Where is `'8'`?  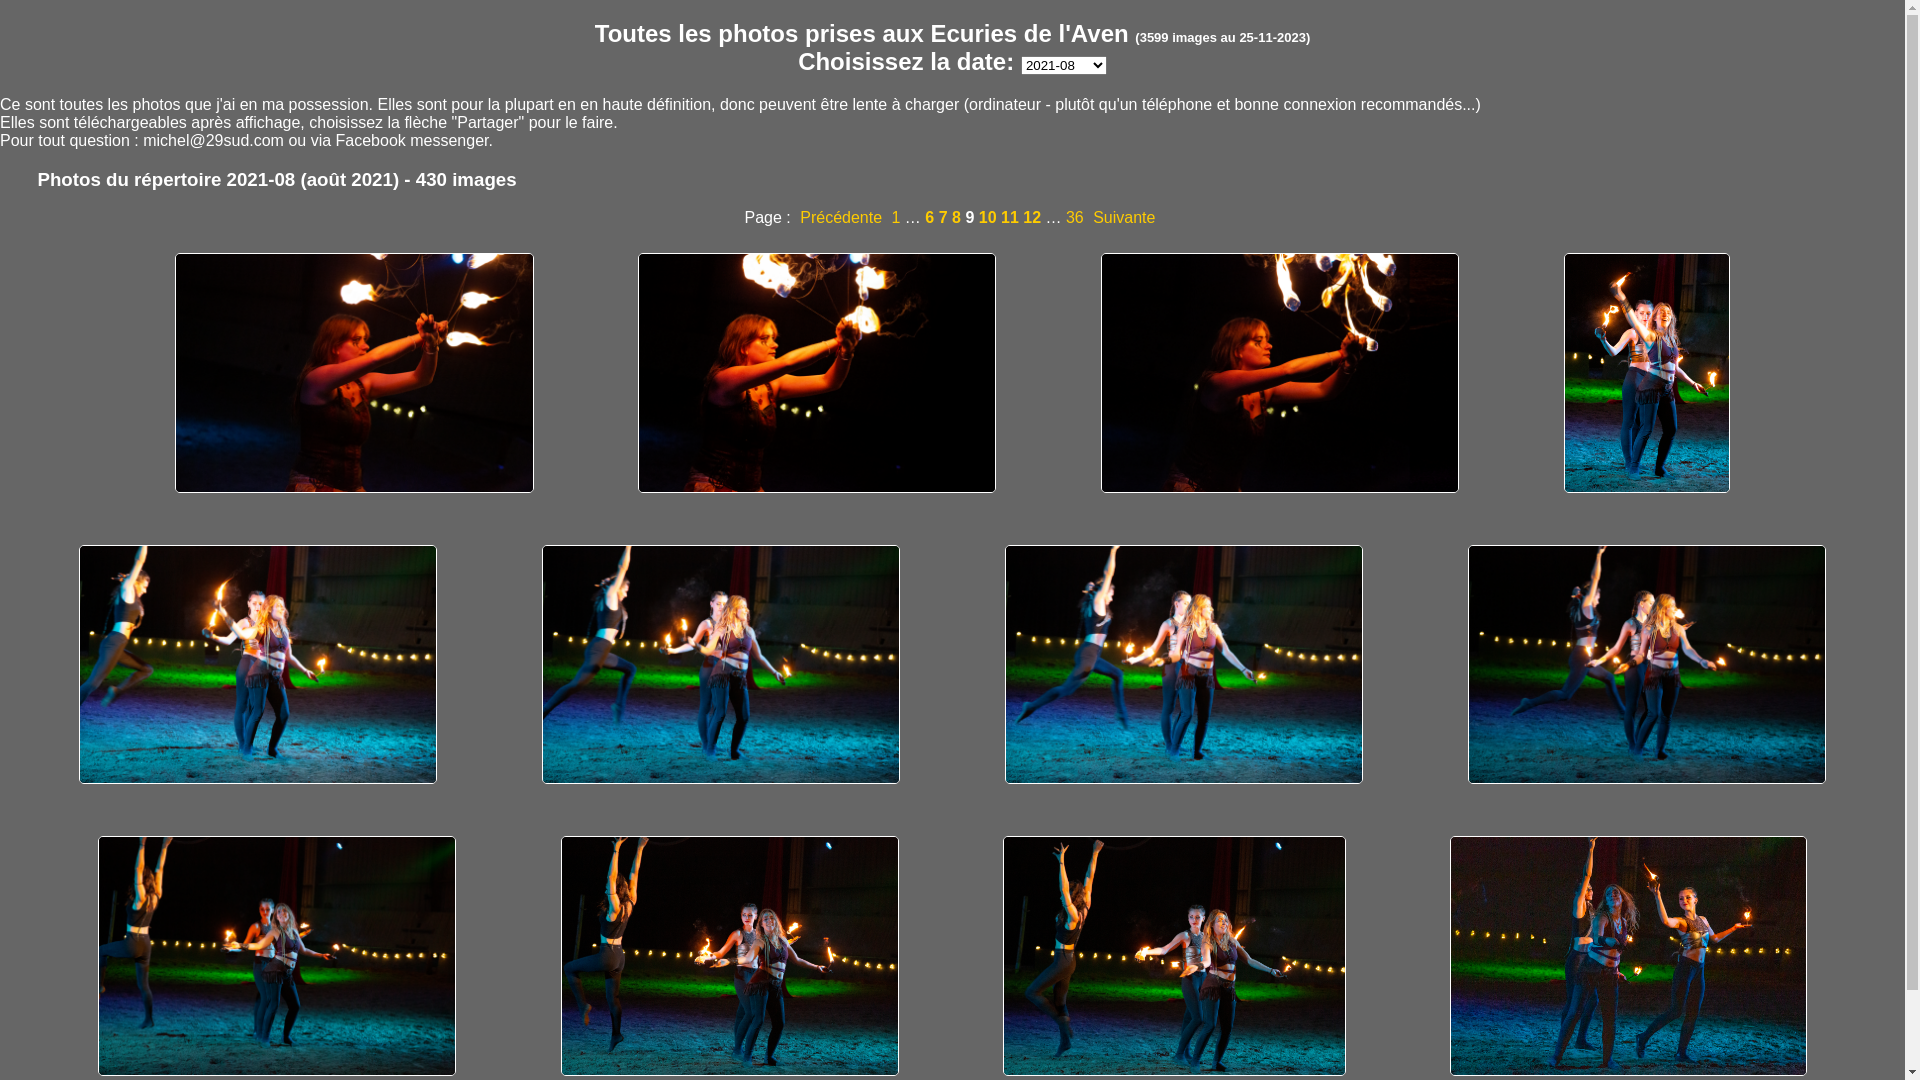 '8' is located at coordinates (955, 217).